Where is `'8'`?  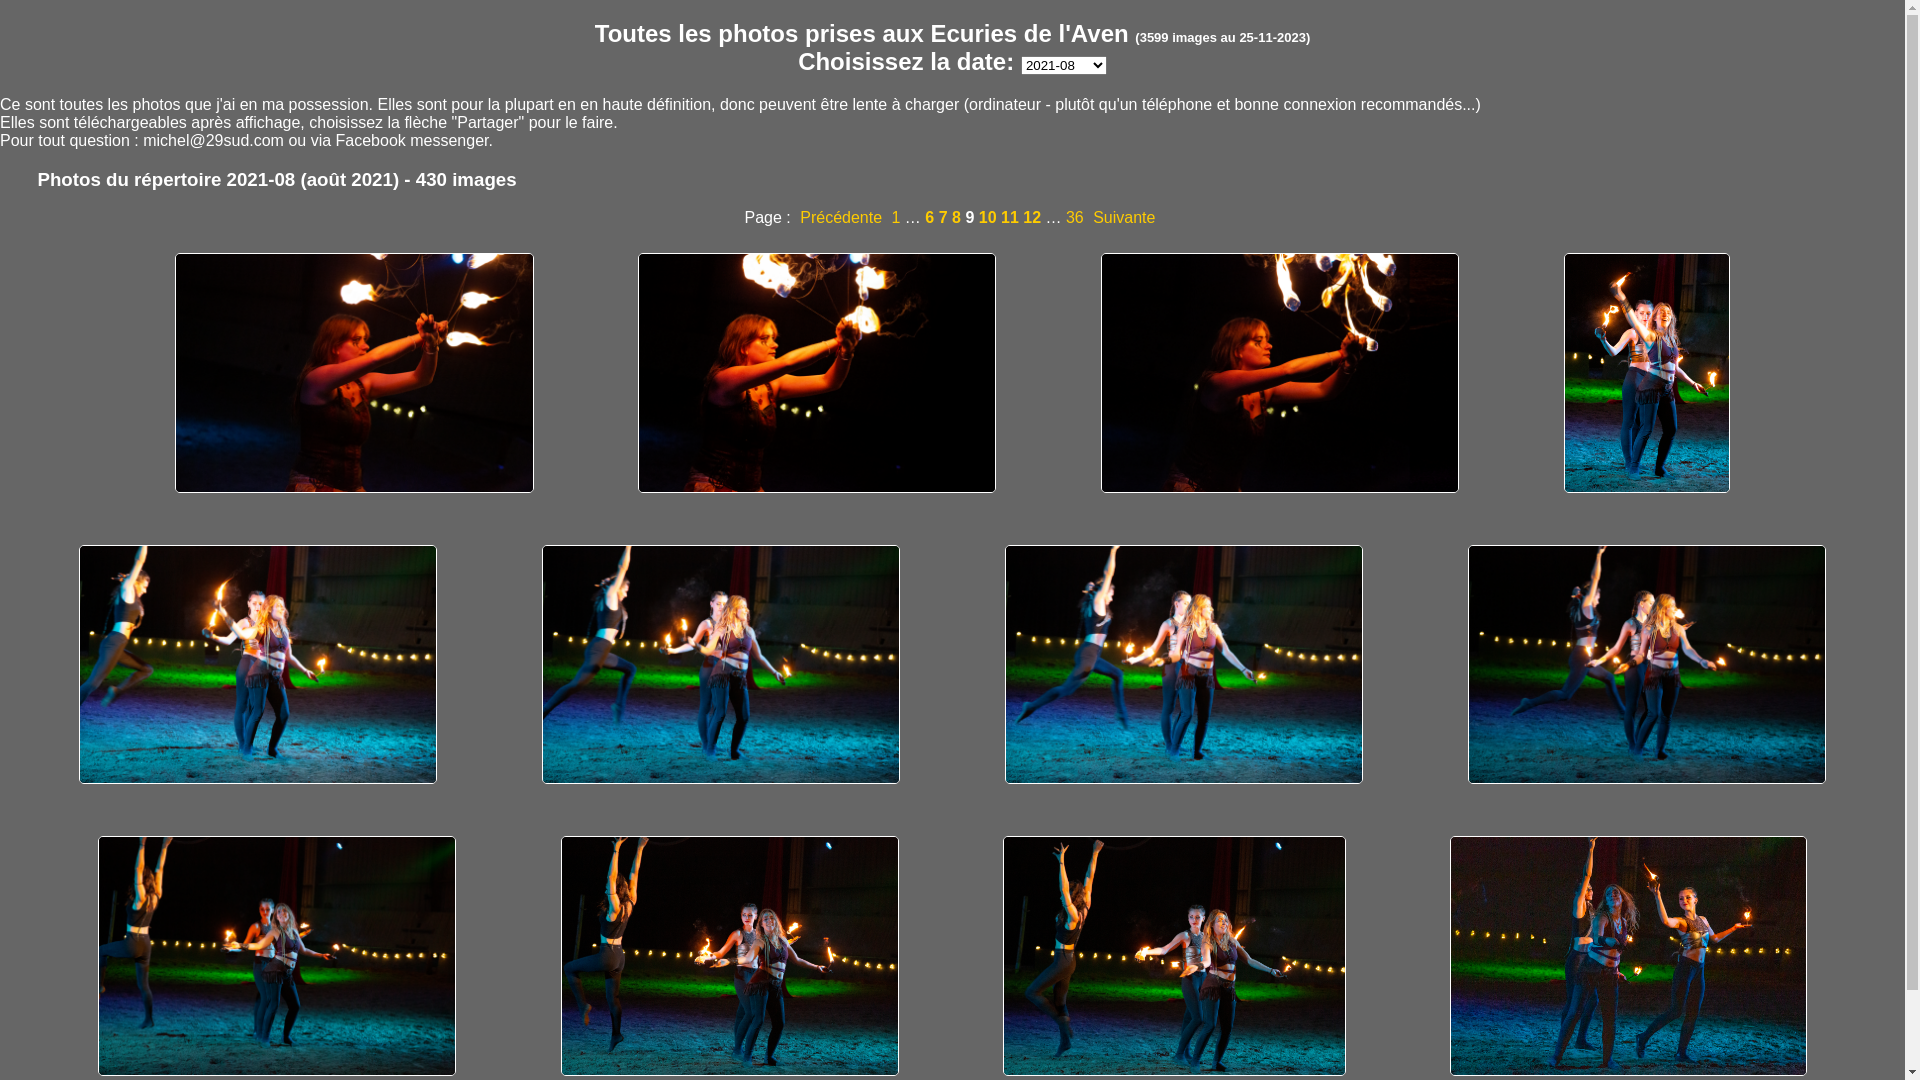 '8' is located at coordinates (955, 217).